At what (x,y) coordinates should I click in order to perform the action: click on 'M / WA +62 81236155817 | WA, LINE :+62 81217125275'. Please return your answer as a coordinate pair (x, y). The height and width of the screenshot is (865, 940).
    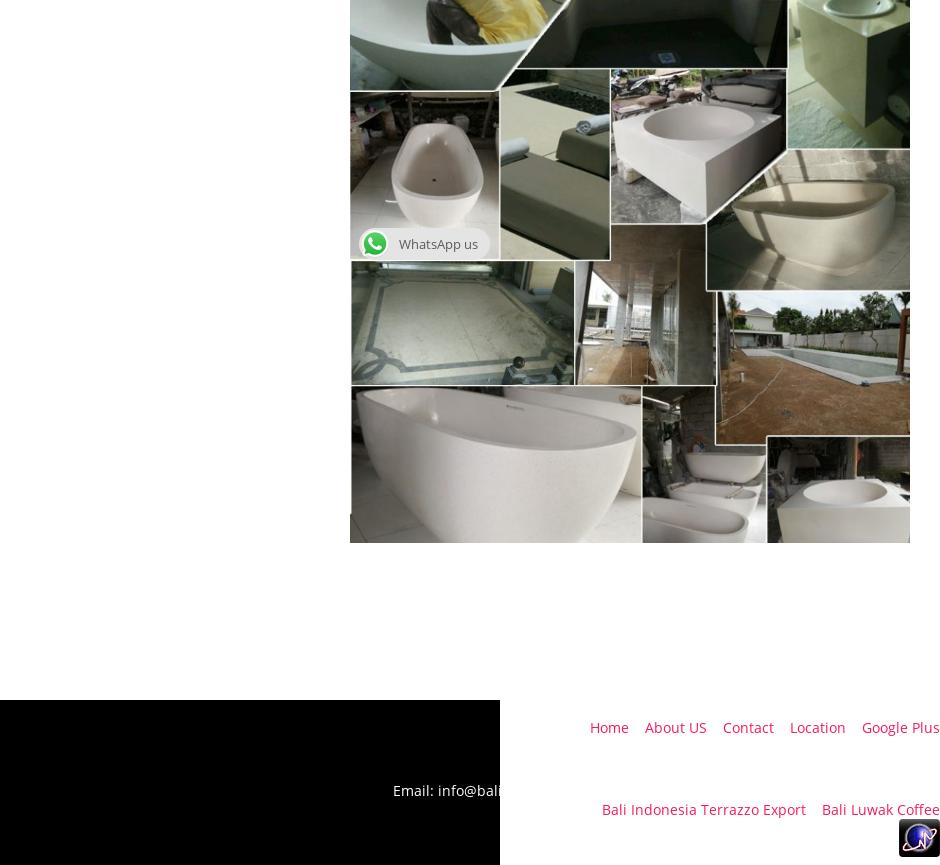
    Looking at the image, I should click on (755, 770).